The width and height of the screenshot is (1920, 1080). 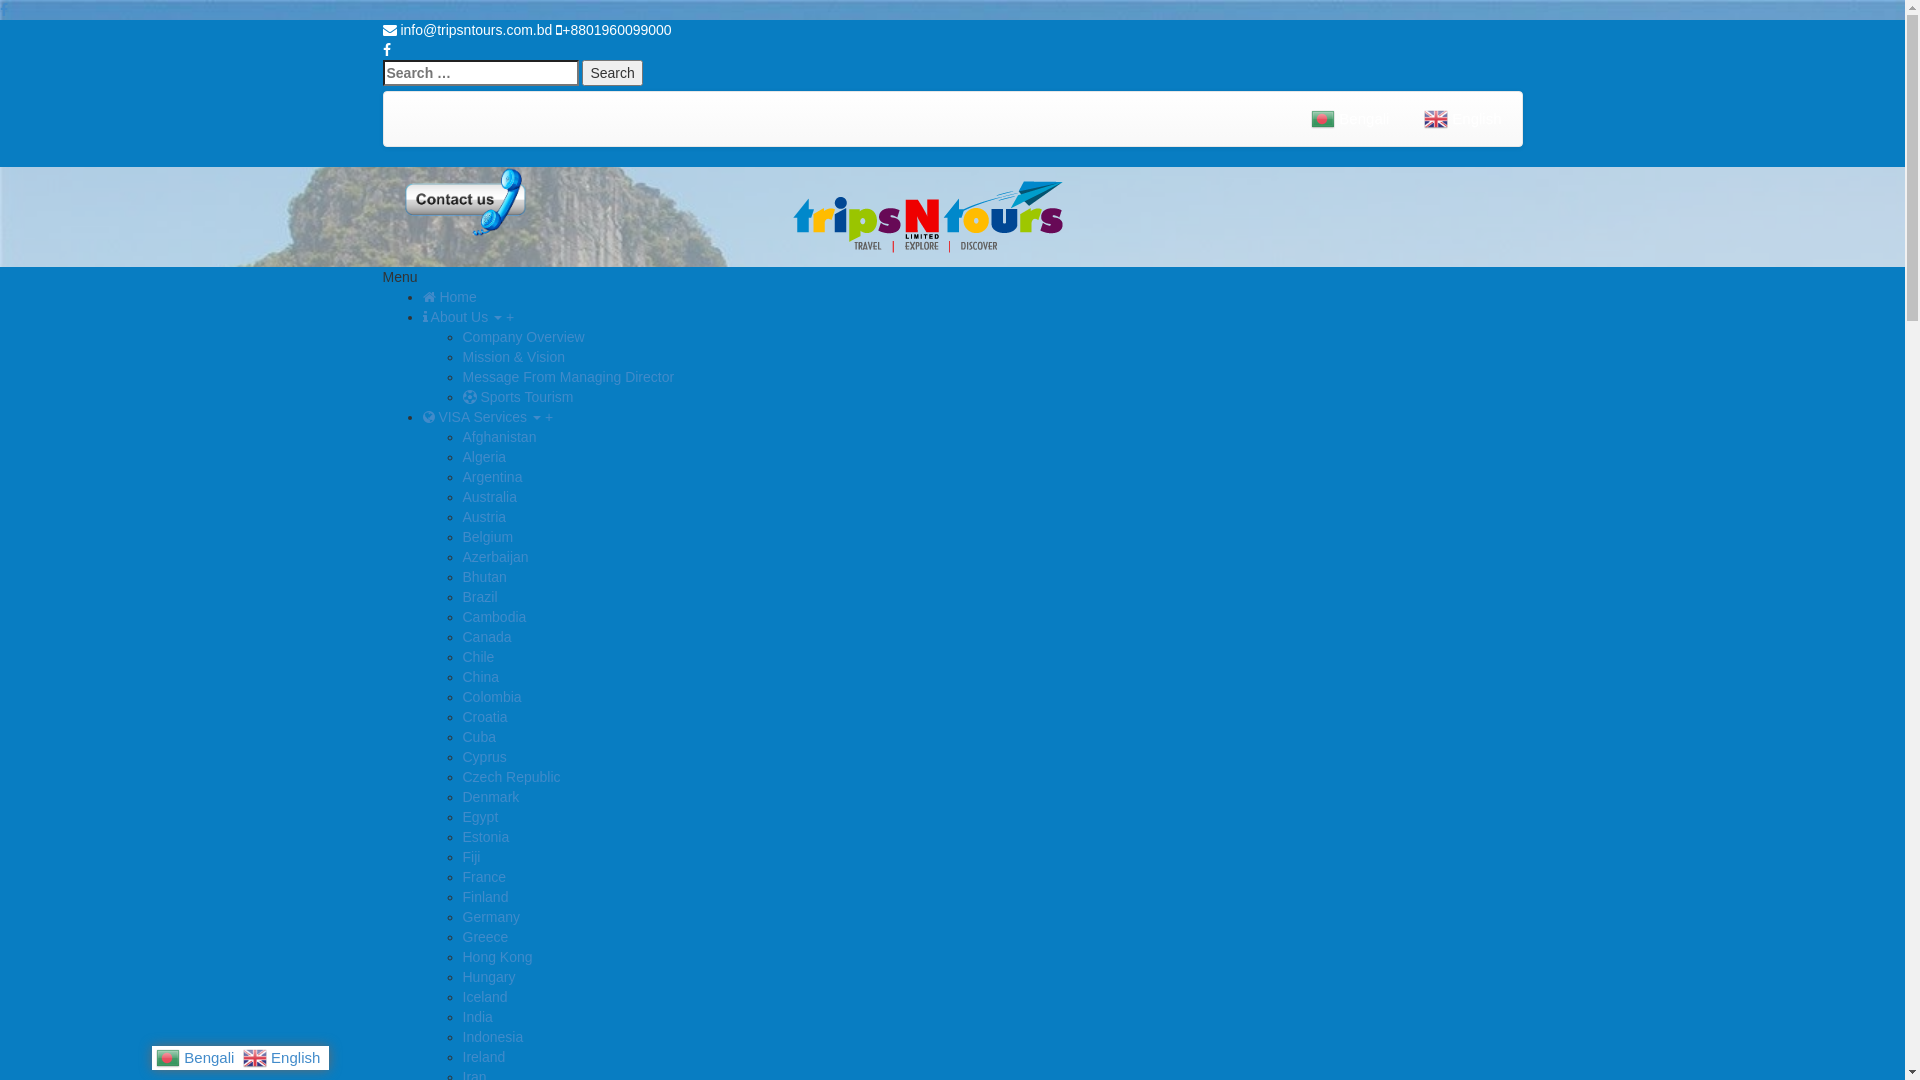 I want to click on 'Azerbaijan', so click(x=494, y=556).